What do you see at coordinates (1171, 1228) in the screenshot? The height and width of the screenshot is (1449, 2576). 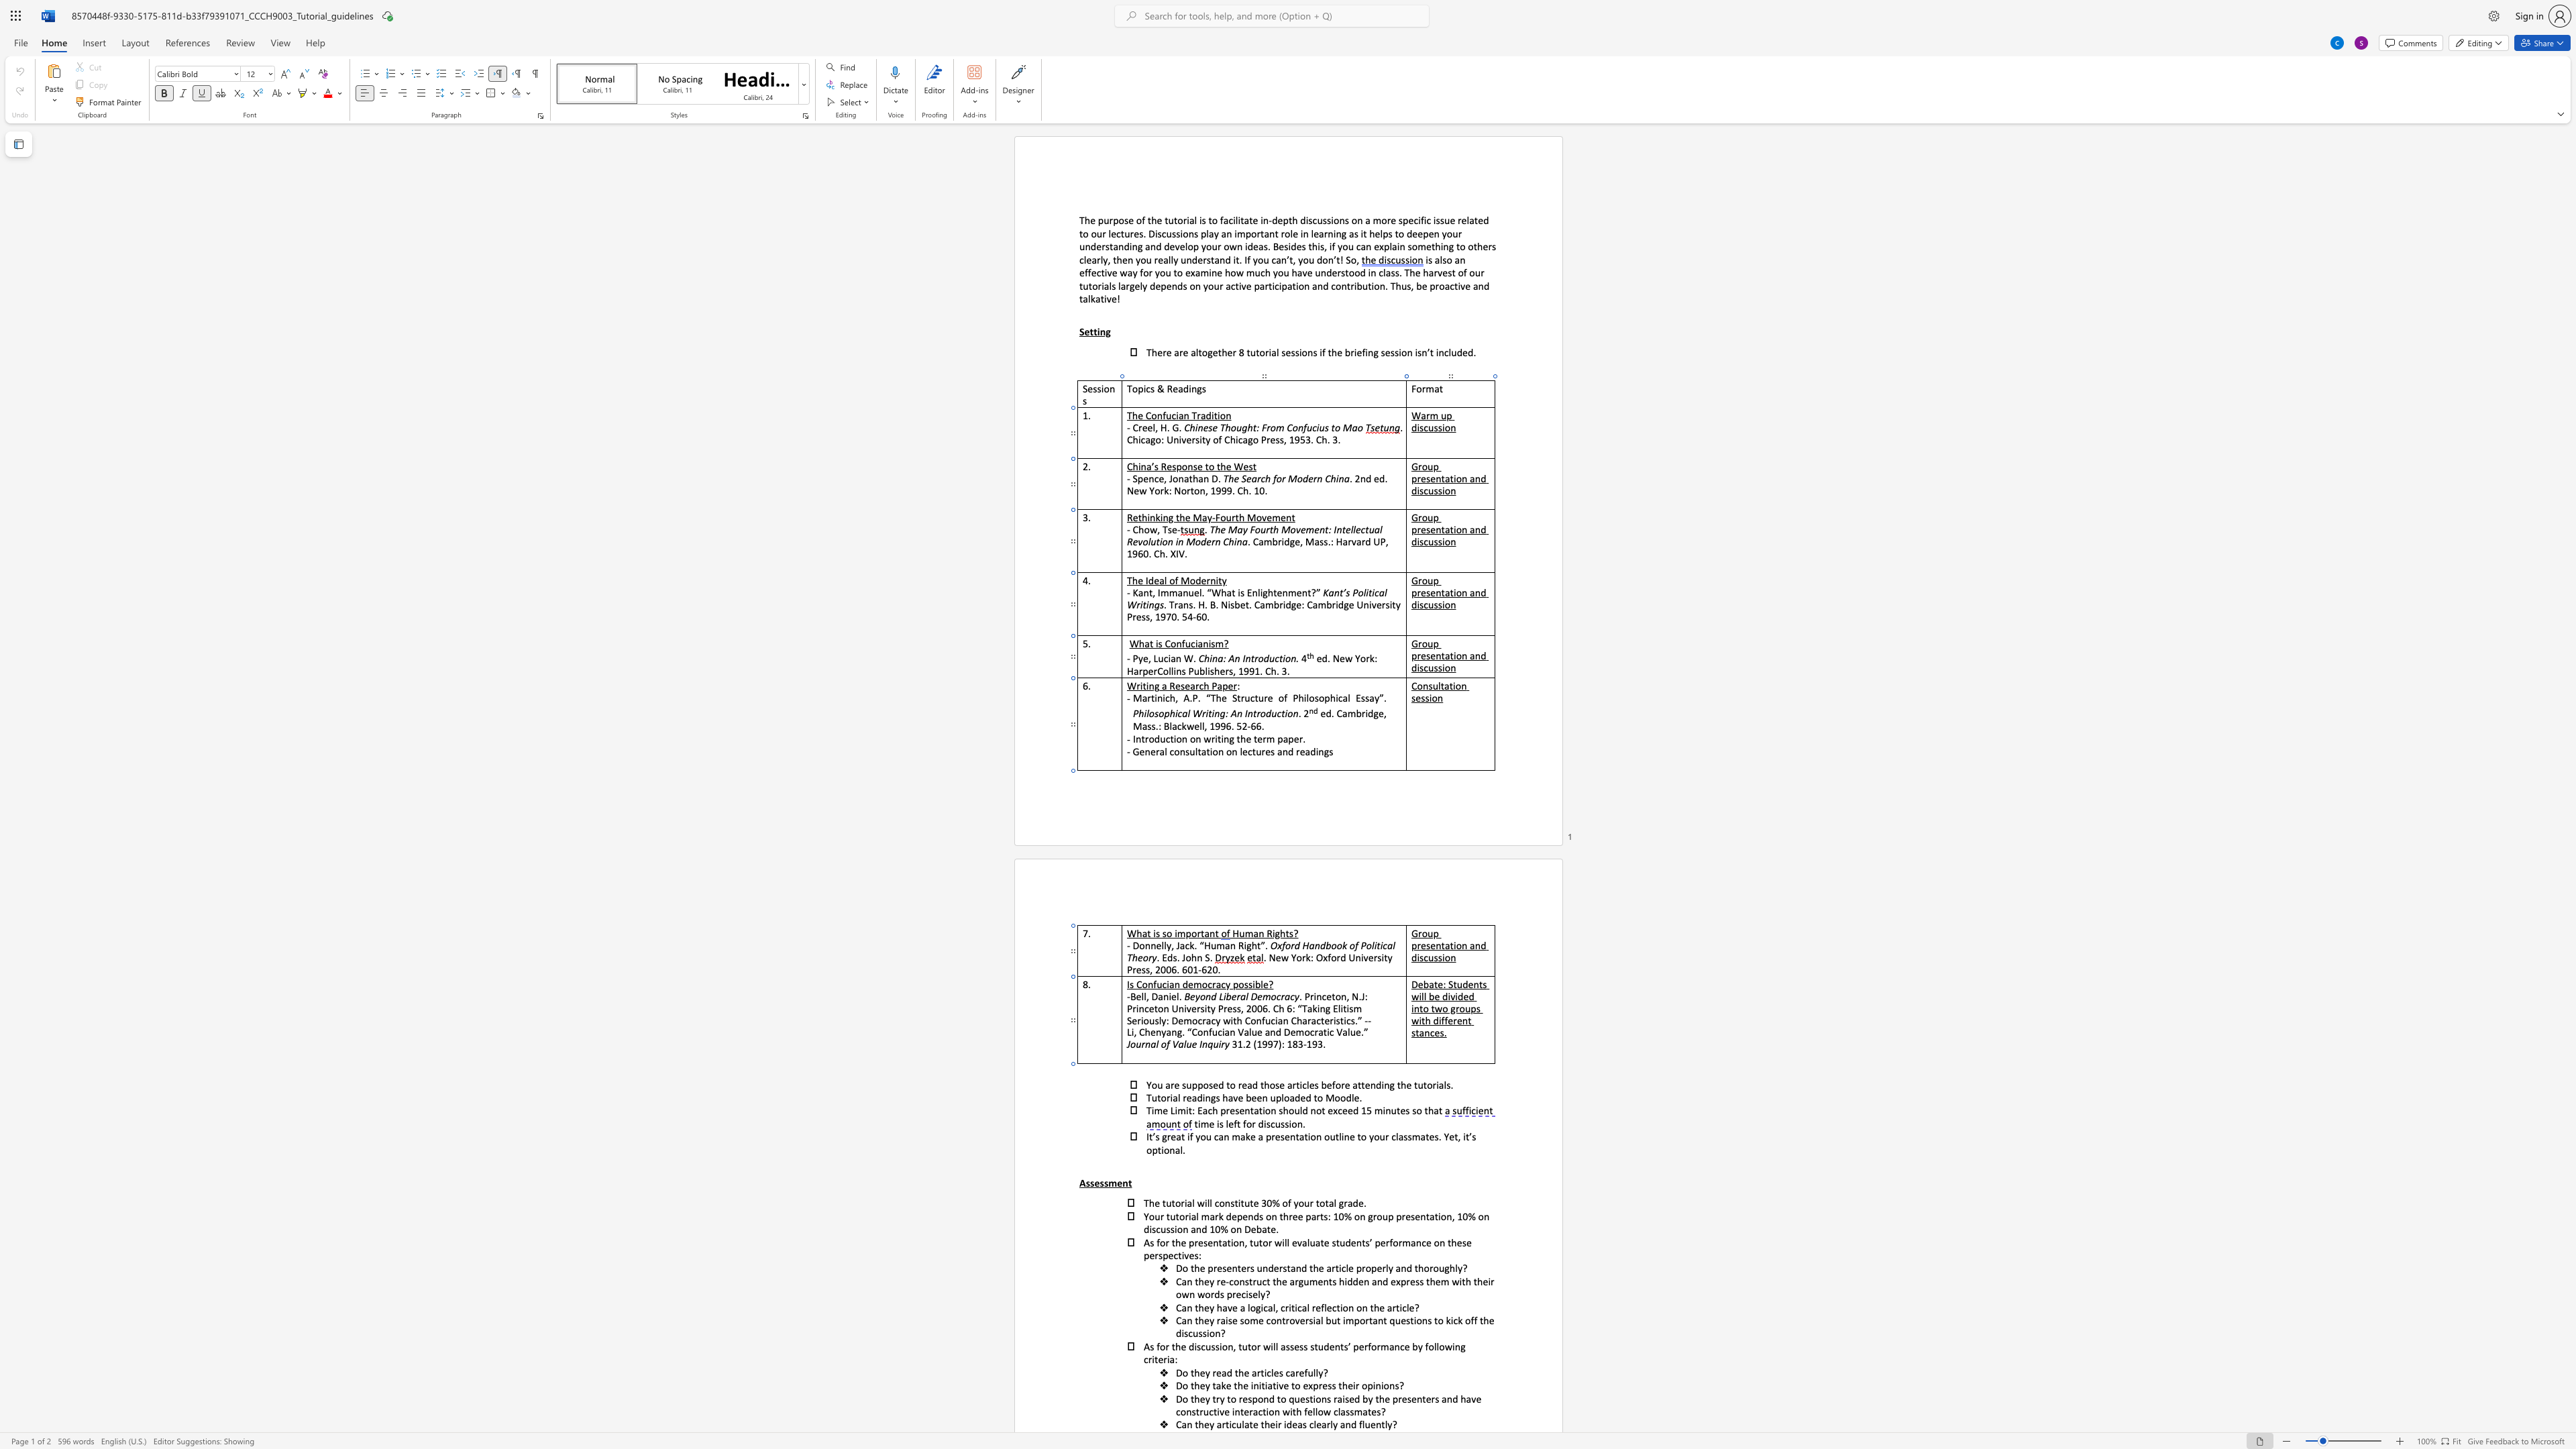 I see `the 6th character "s" in the text` at bounding box center [1171, 1228].